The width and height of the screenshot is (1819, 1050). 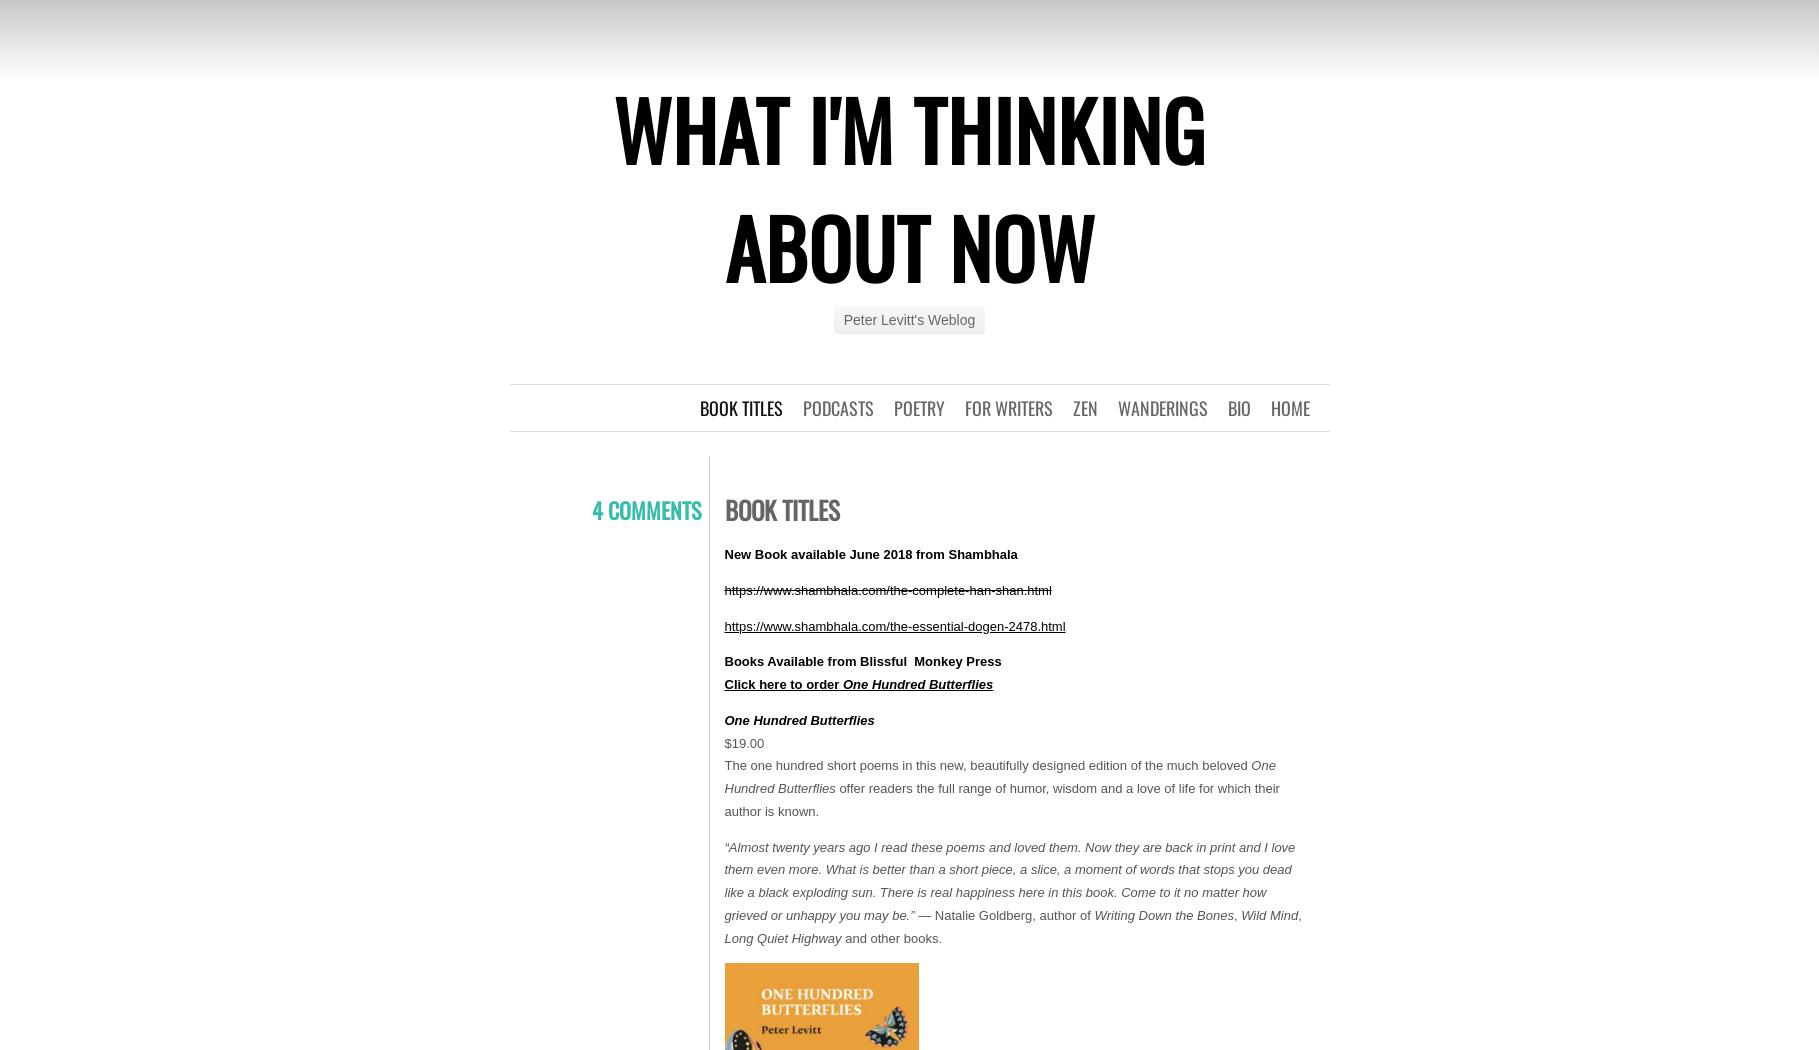 What do you see at coordinates (1083, 408) in the screenshot?
I see `'Zen'` at bounding box center [1083, 408].